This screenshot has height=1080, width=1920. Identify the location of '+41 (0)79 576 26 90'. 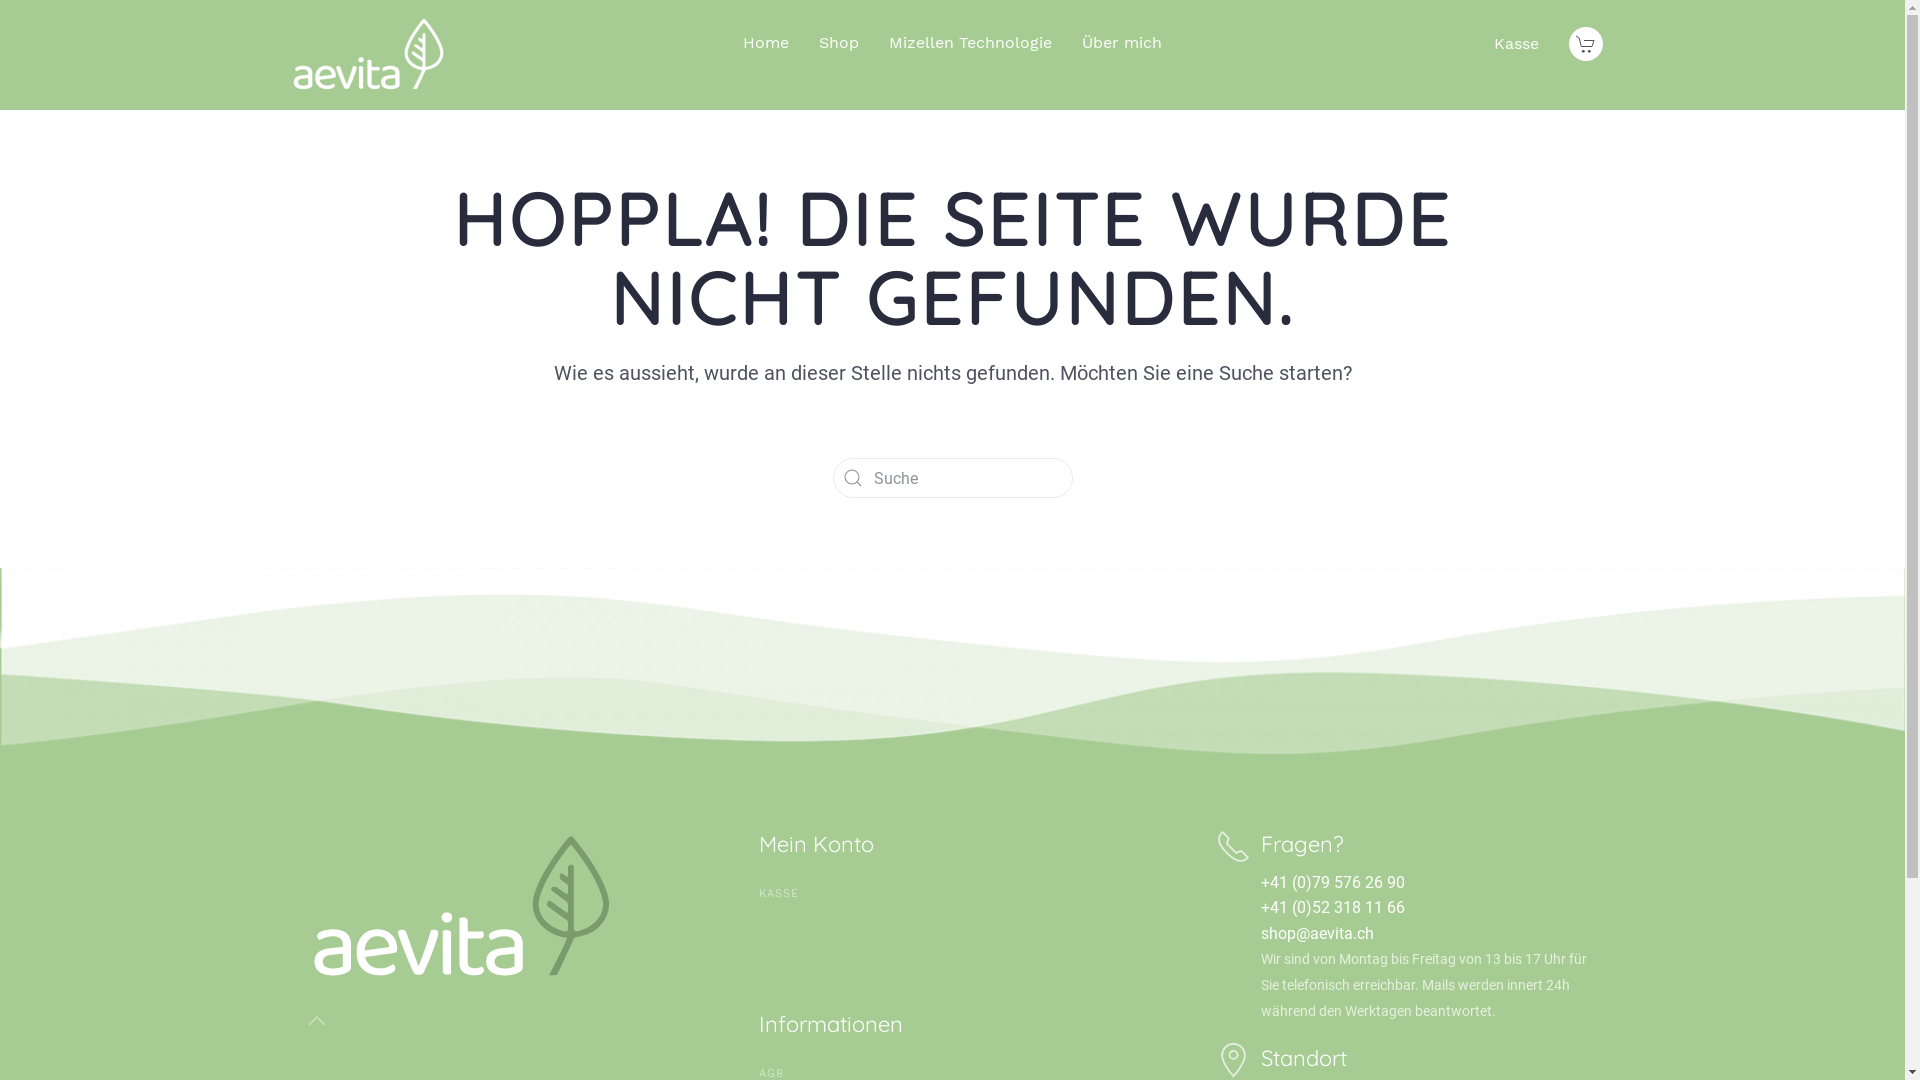
(1333, 881).